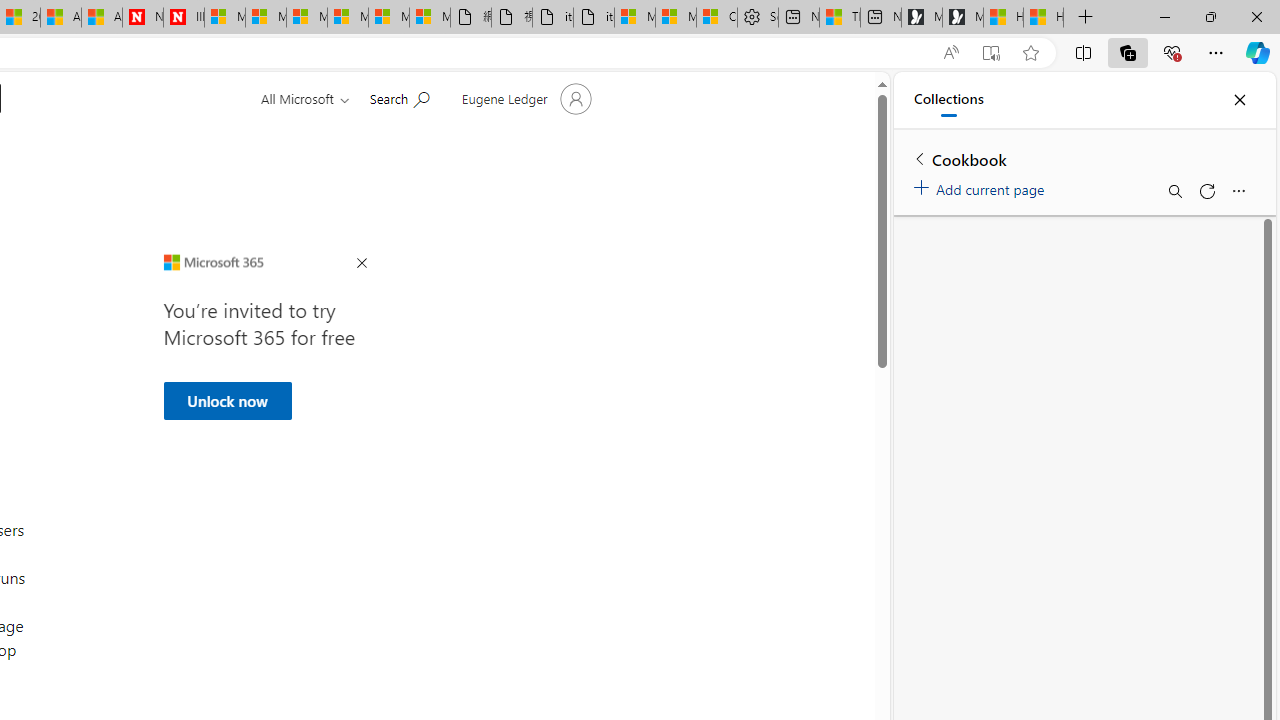 The height and width of the screenshot is (720, 1280). Describe the element at coordinates (950, 52) in the screenshot. I see `'Read aloud this page (Ctrl+Shift+U)'` at that location.